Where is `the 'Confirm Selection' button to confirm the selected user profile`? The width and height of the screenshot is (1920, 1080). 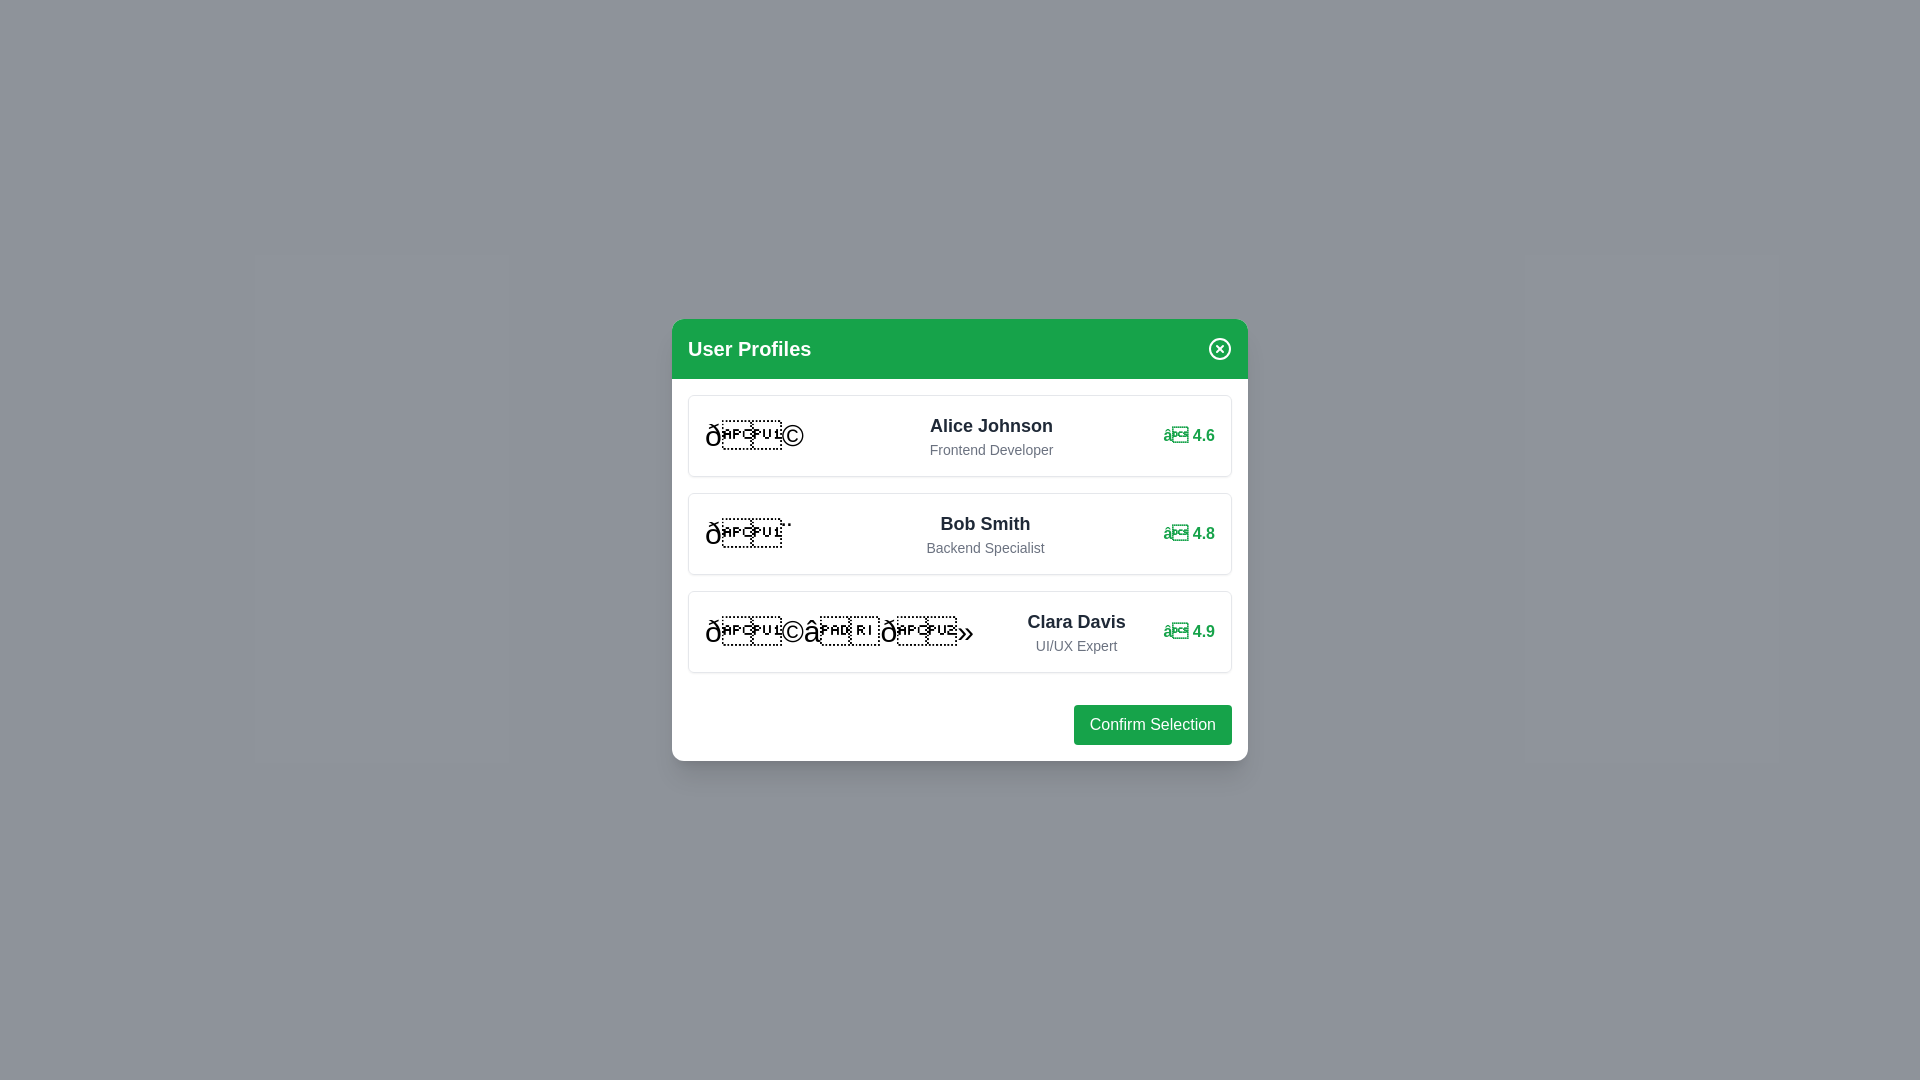
the 'Confirm Selection' button to confirm the selected user profile is located at coordinates (1152, 725).